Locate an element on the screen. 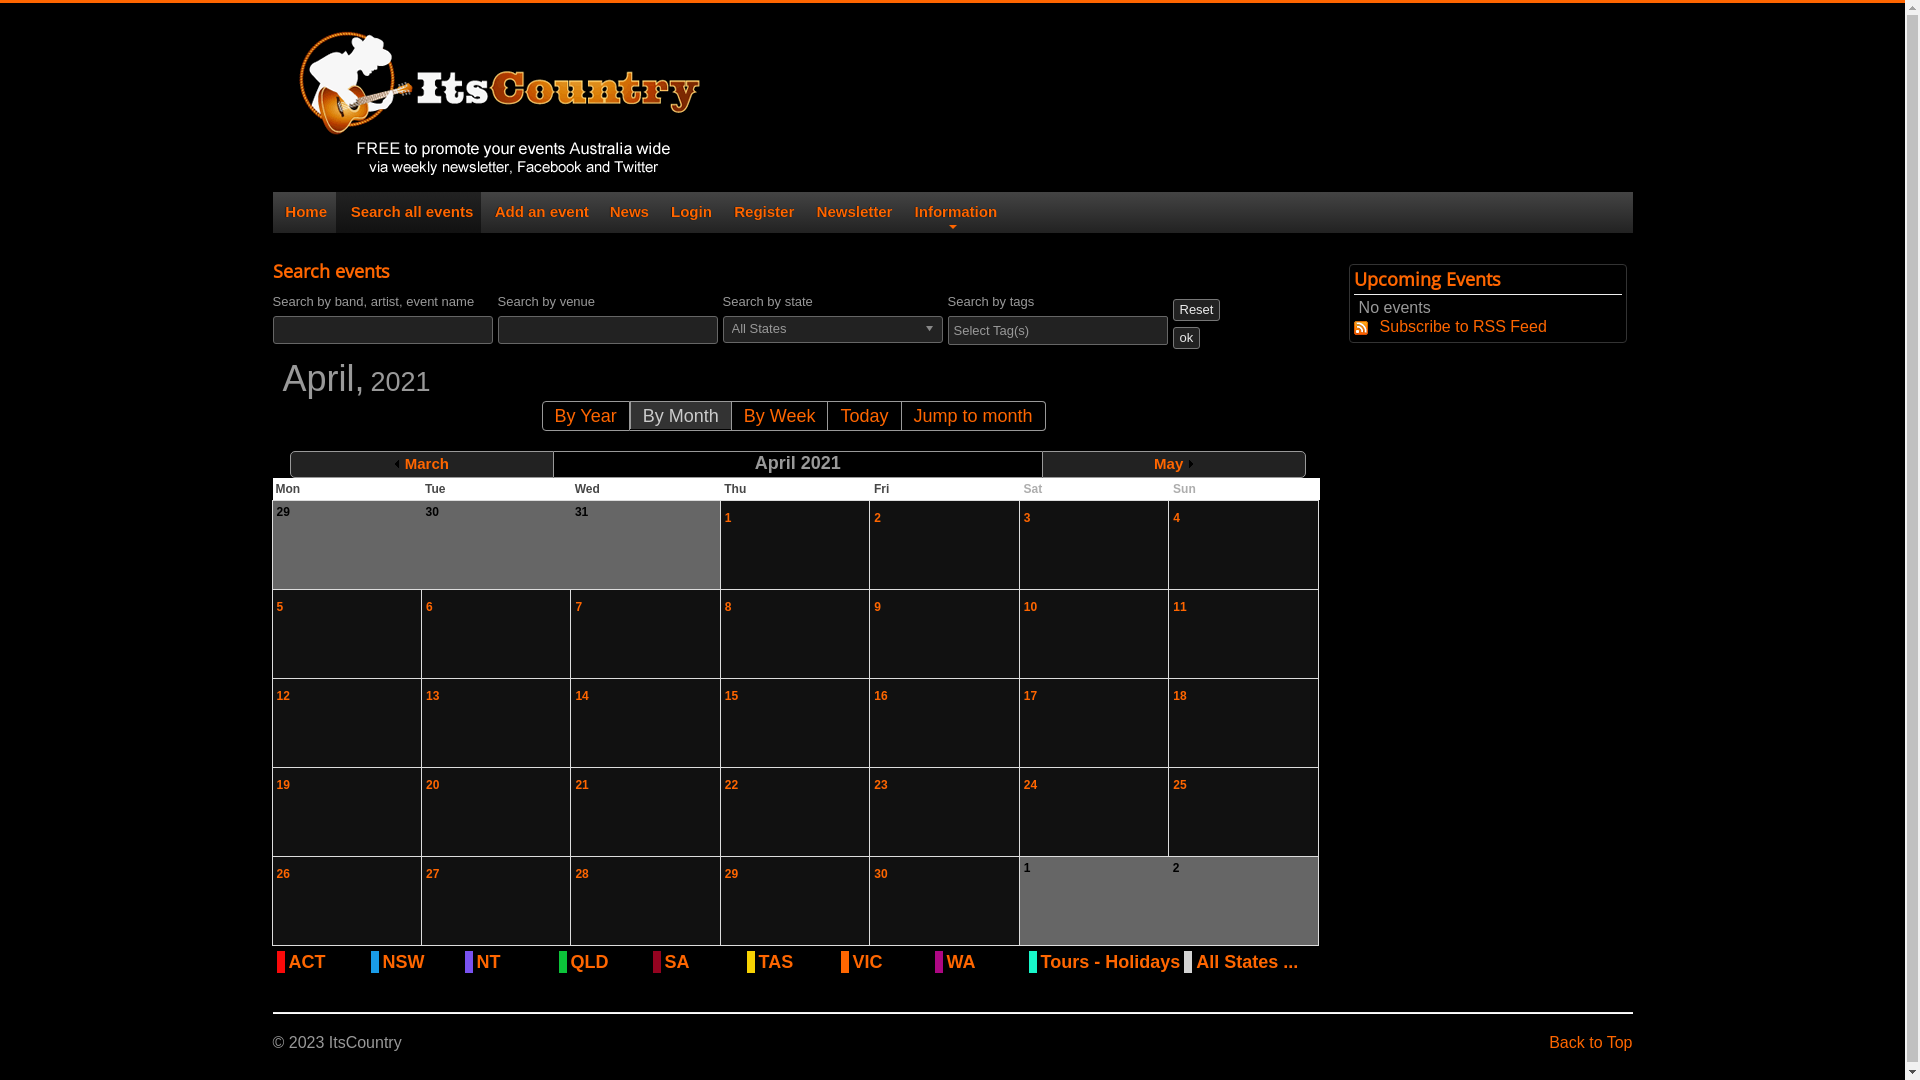  'QLD' is located at coordinates (608, 960).